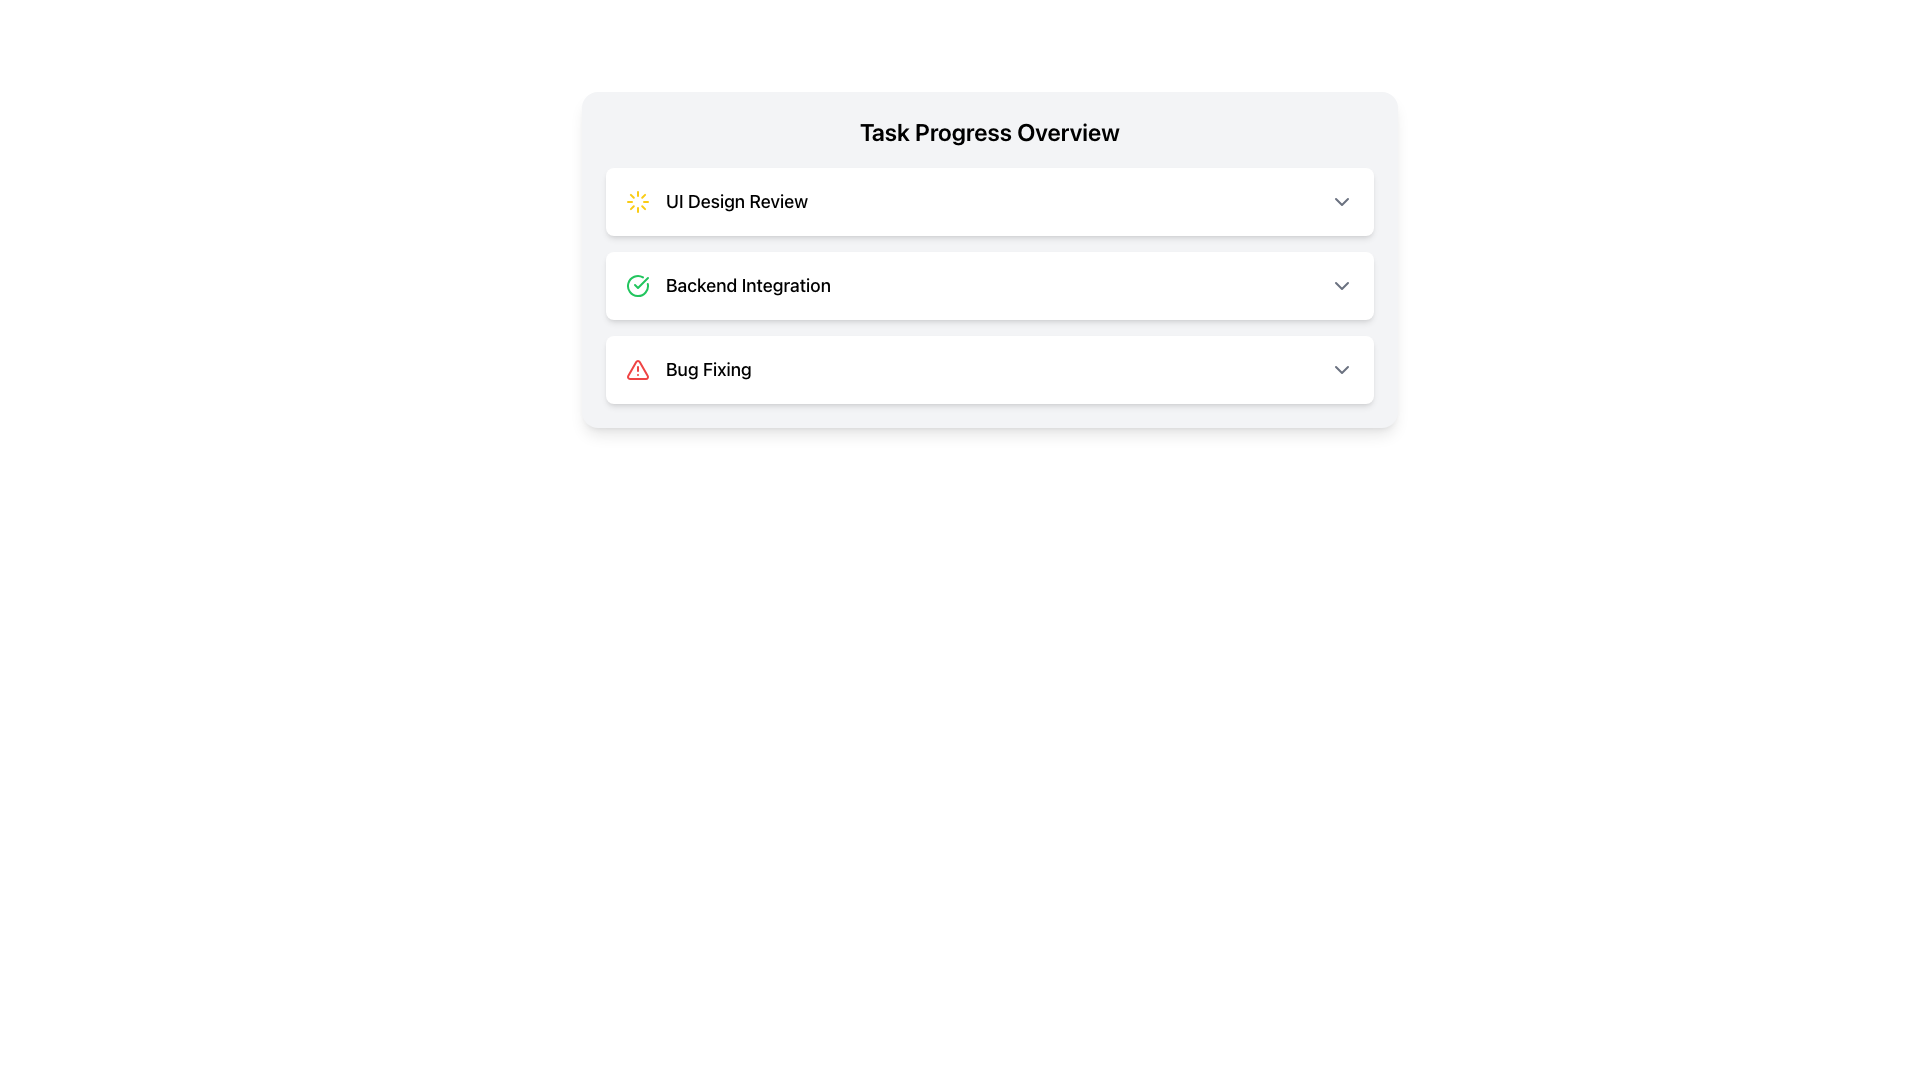 The width and height of the screenshot is (1920, 1080). What do you see at coordinates (989, 370) in the screenshot?
I see `the Collapsible section header featuring a white background, rounded corners, and the text 'Bug Fixing' with a red alert triangle icon on the left and a downward-facing arrow icon on the right` at bounding box center [989, 370].